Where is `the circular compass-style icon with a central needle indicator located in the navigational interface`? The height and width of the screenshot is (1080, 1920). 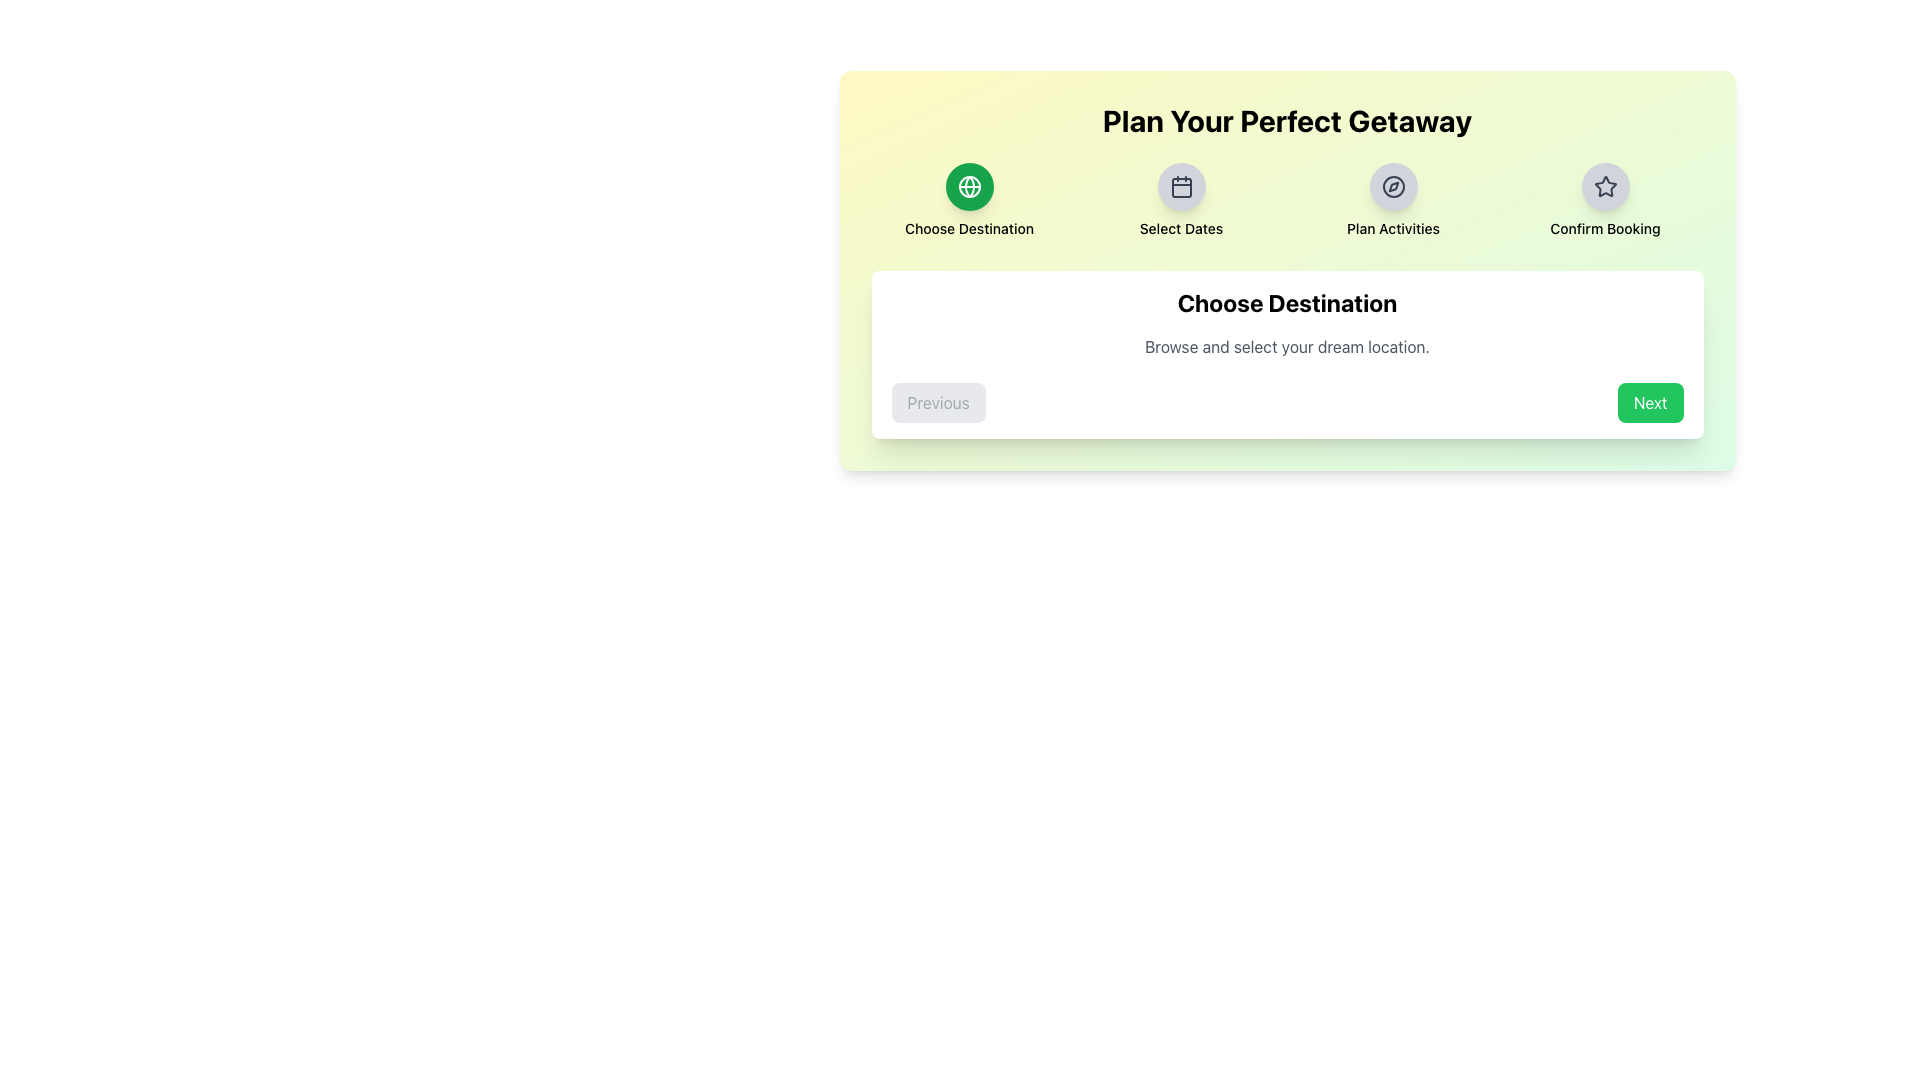 the circular compass-style icon with a central needle indicator located in the navigational interface is located at coordinates (1392, 186).